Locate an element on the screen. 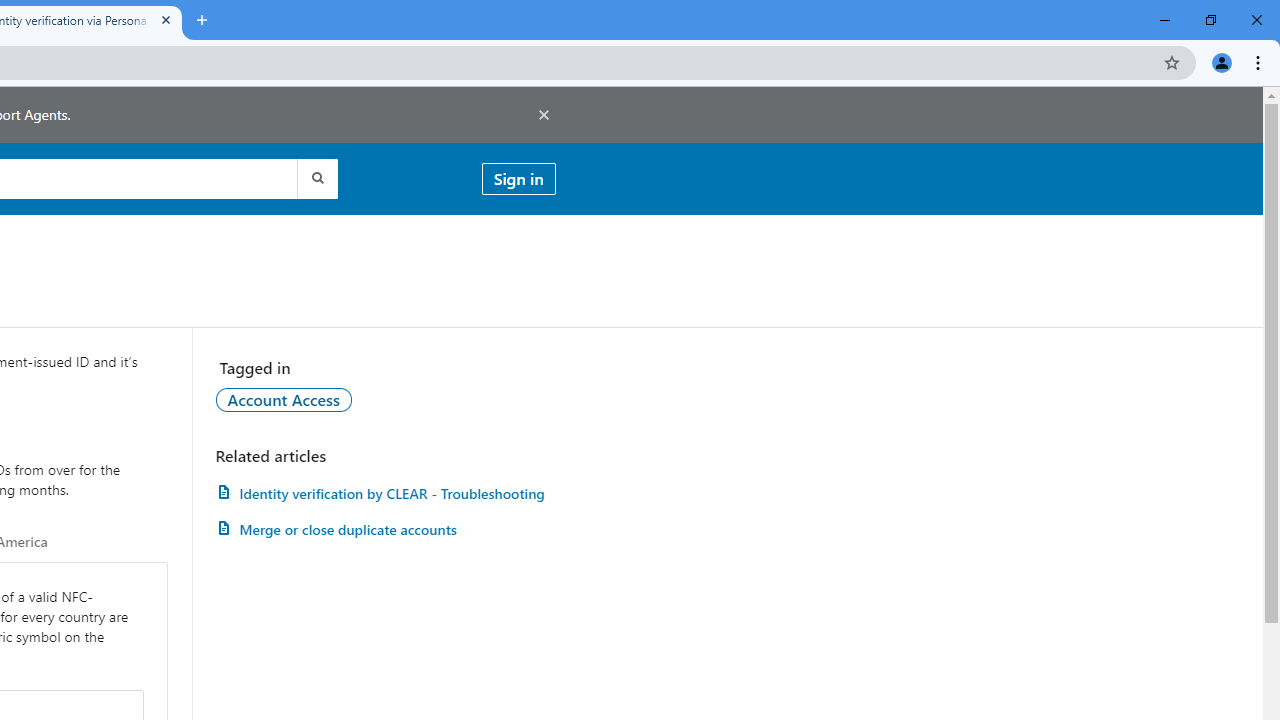 Image resolution: width=1280 pixels, height=720 pixels. 'Account Access' is located at coordinates (282, 399).